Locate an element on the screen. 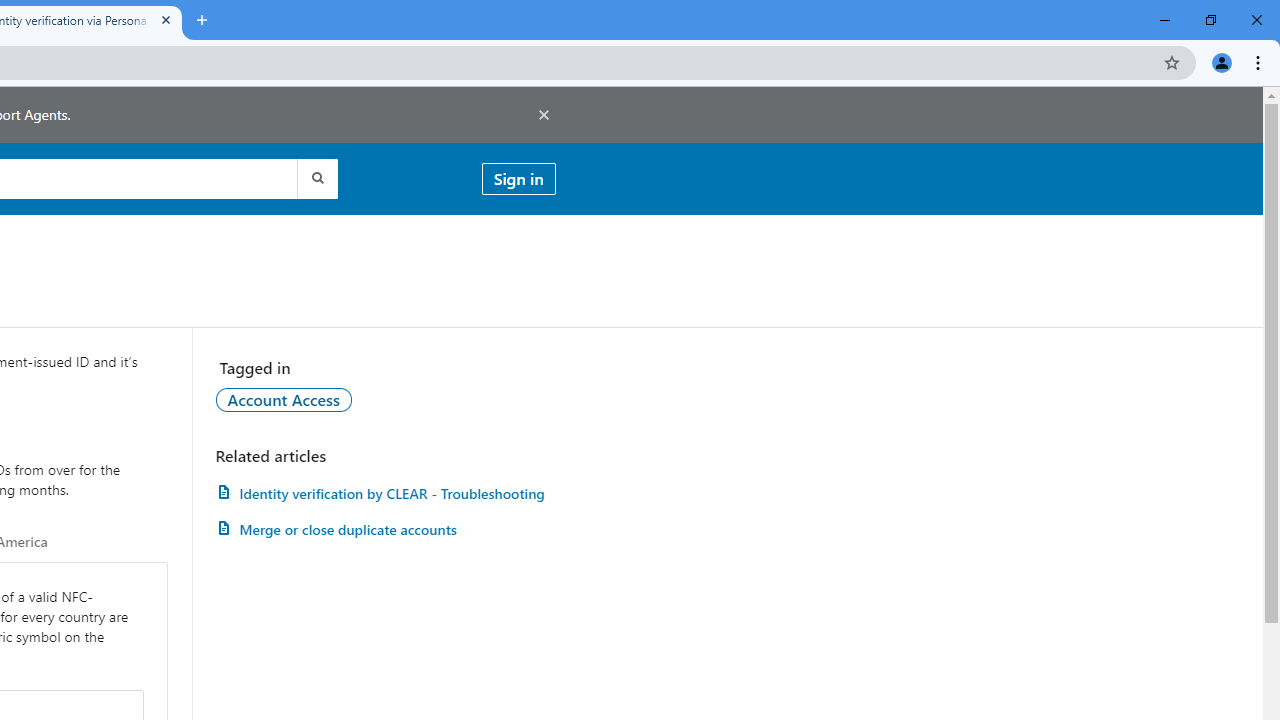 Image resolution: width=1280 pixels, height=720 pixels. 'Account Access' is located at coordinates (282, 399).